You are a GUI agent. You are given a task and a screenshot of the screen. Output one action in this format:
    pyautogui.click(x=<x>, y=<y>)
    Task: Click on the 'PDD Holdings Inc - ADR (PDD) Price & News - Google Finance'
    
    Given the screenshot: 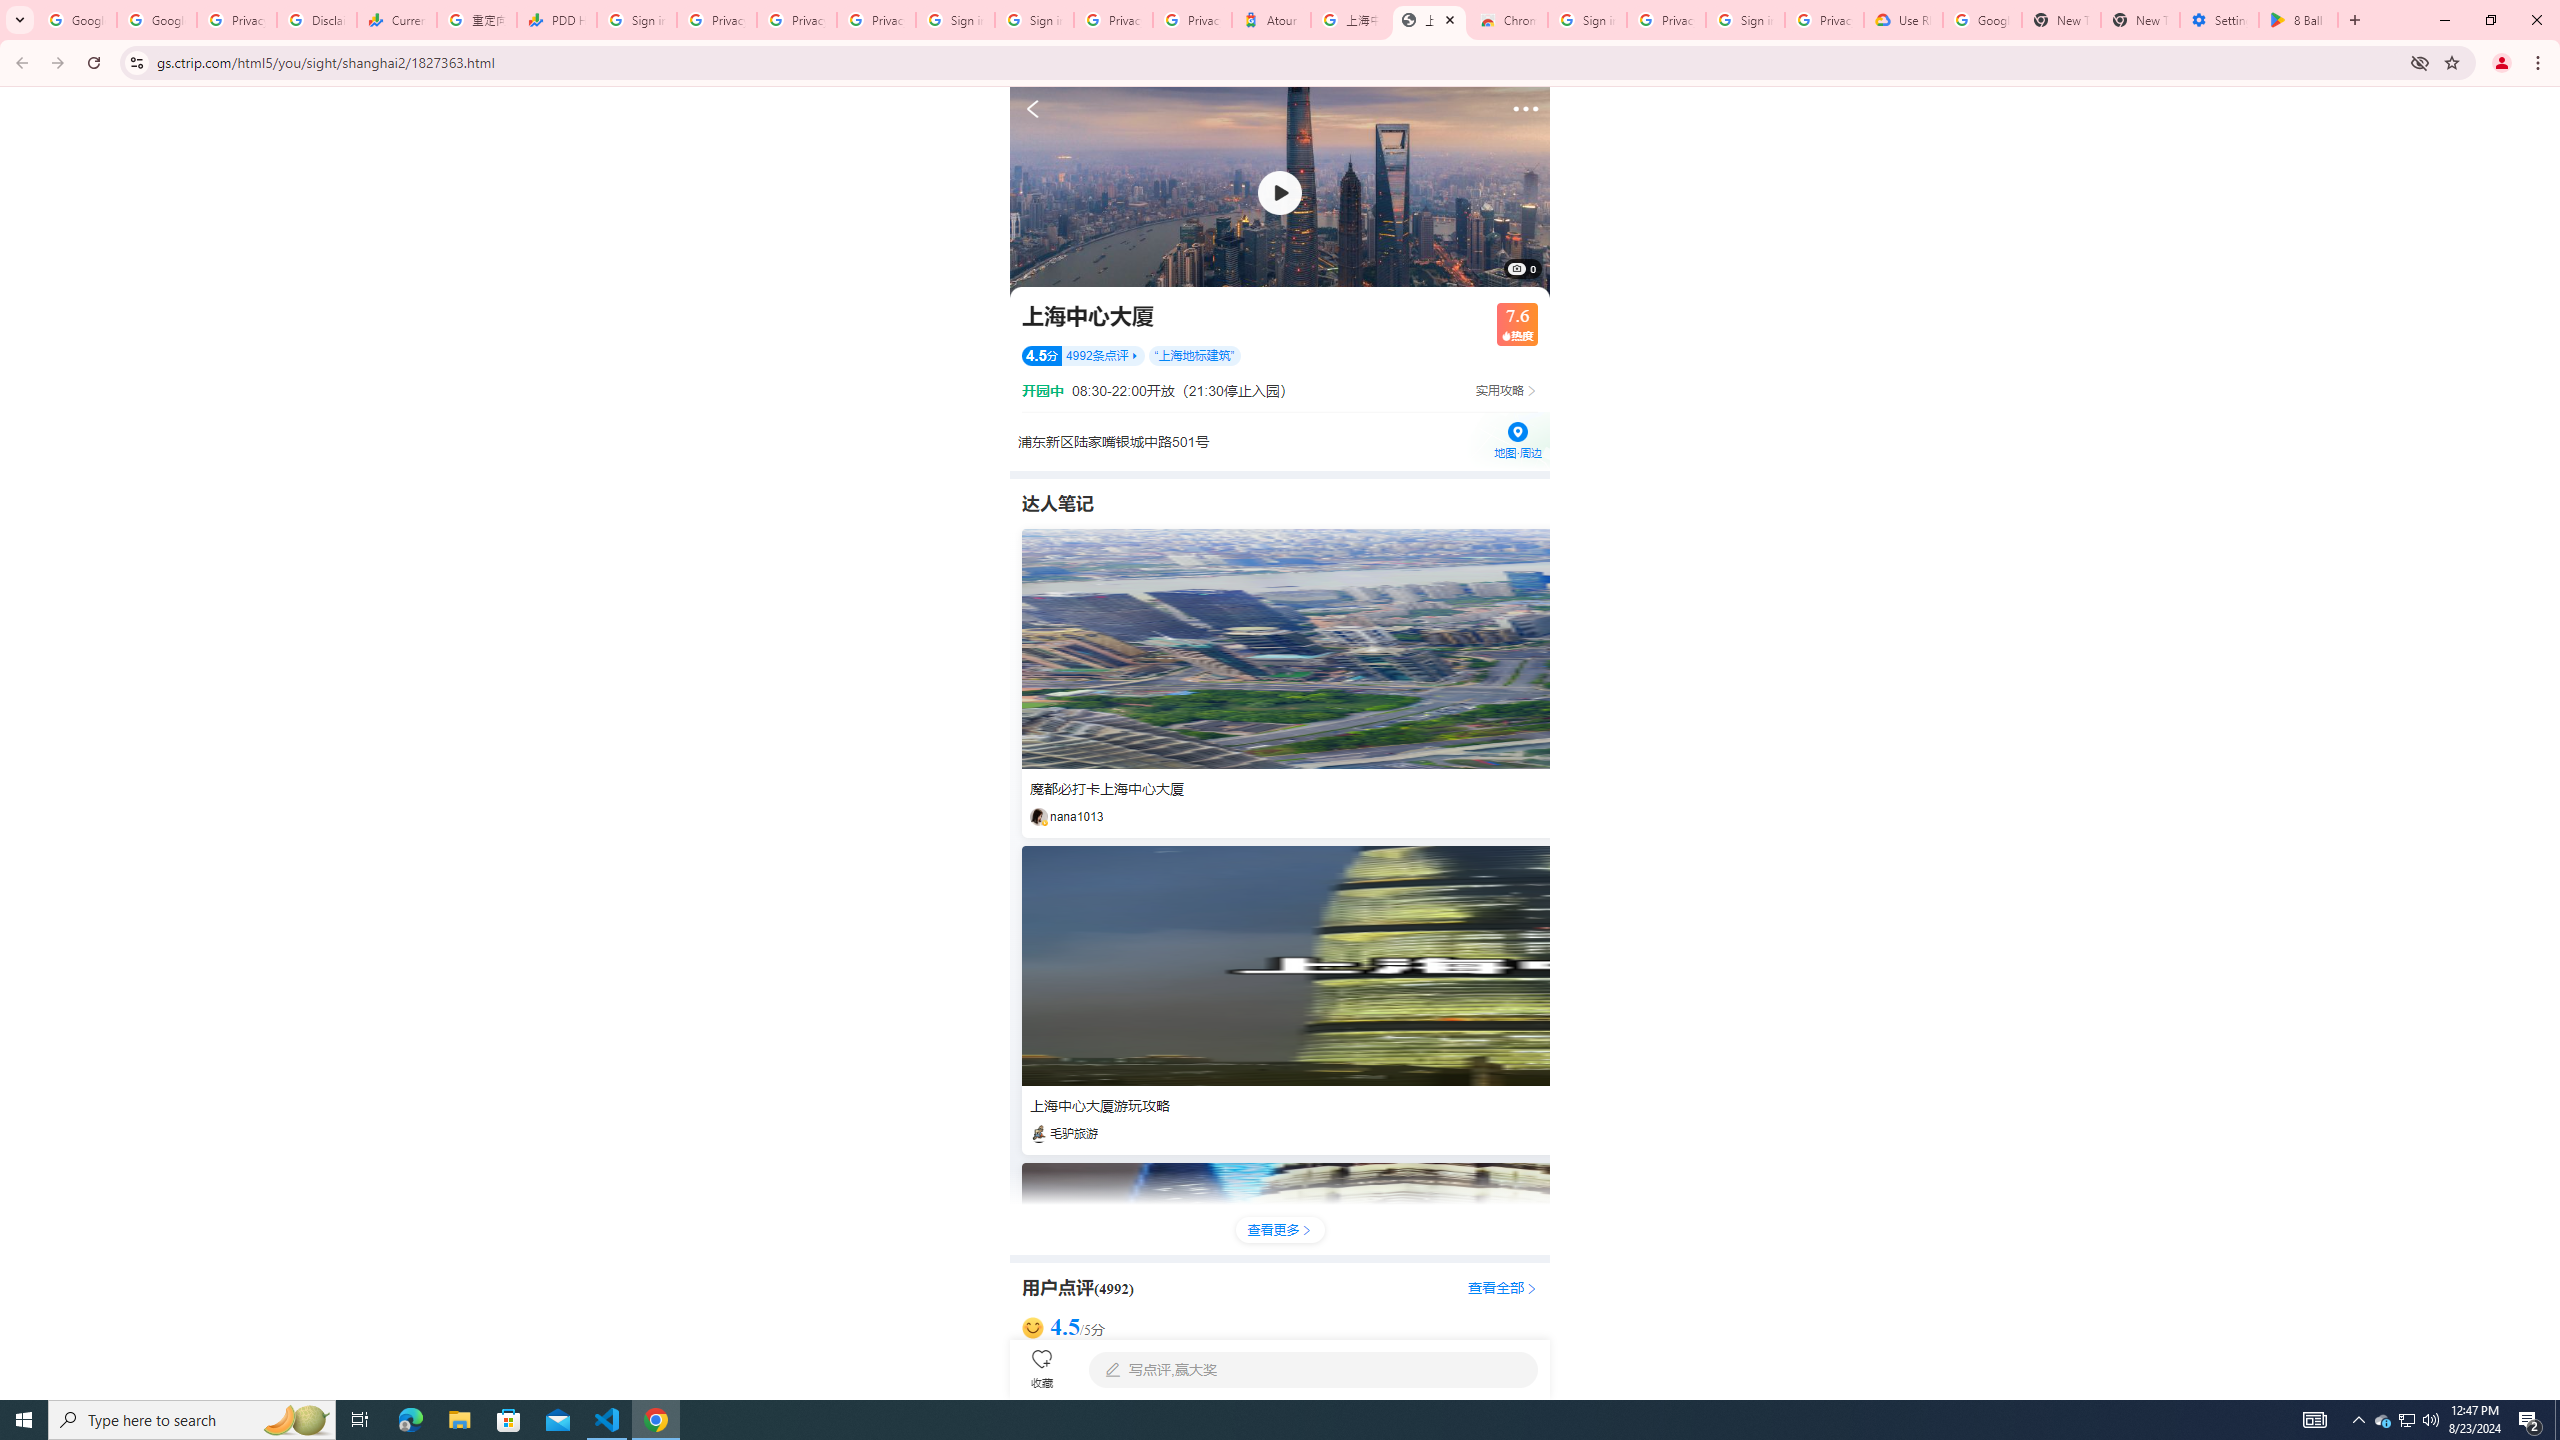 What is the action you would take?
    pyautogui.click(x=555, y=19)
    